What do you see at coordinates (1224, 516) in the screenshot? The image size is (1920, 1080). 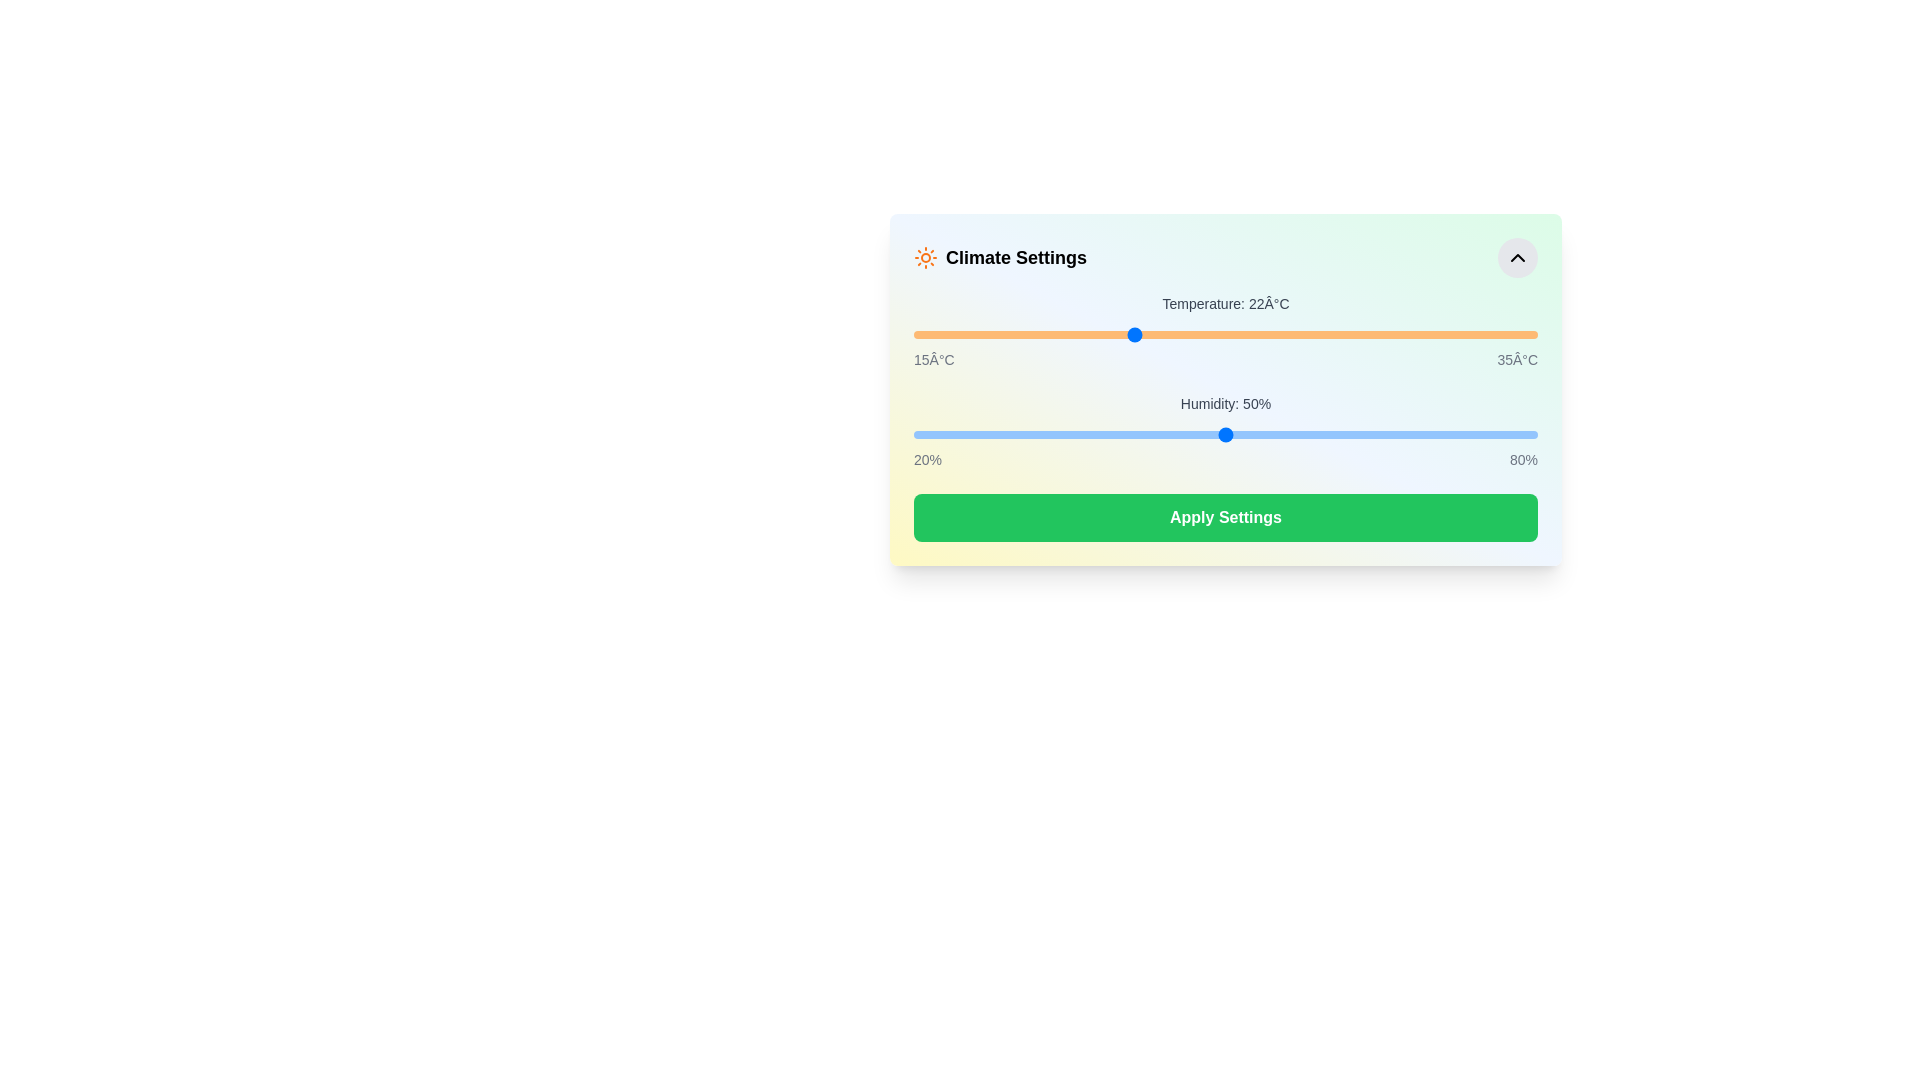 I see `the button at the bottom of the climate settings panel to apply the selected temperature and humidity settings` at bounding box center [1224, 516].